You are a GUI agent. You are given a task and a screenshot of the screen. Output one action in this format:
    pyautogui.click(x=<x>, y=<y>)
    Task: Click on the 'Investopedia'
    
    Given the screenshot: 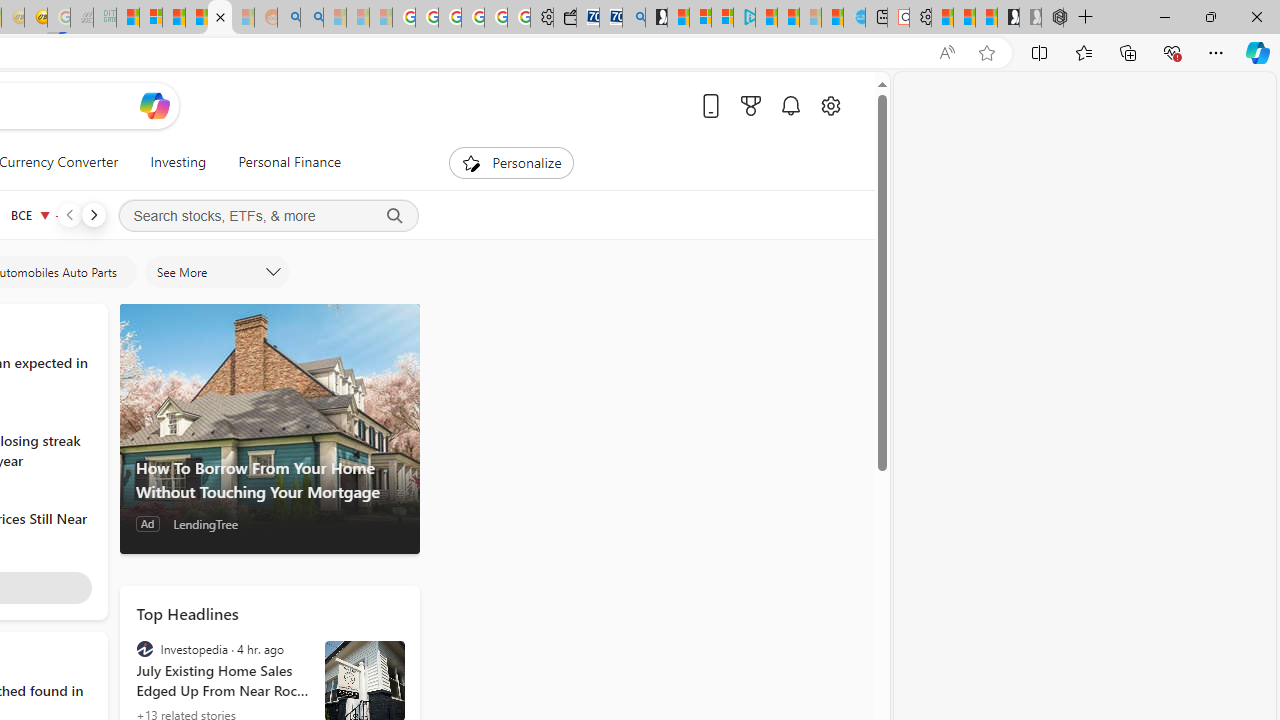 What is the action you would take?
    pyautogui.click(x=143, y=649)
    